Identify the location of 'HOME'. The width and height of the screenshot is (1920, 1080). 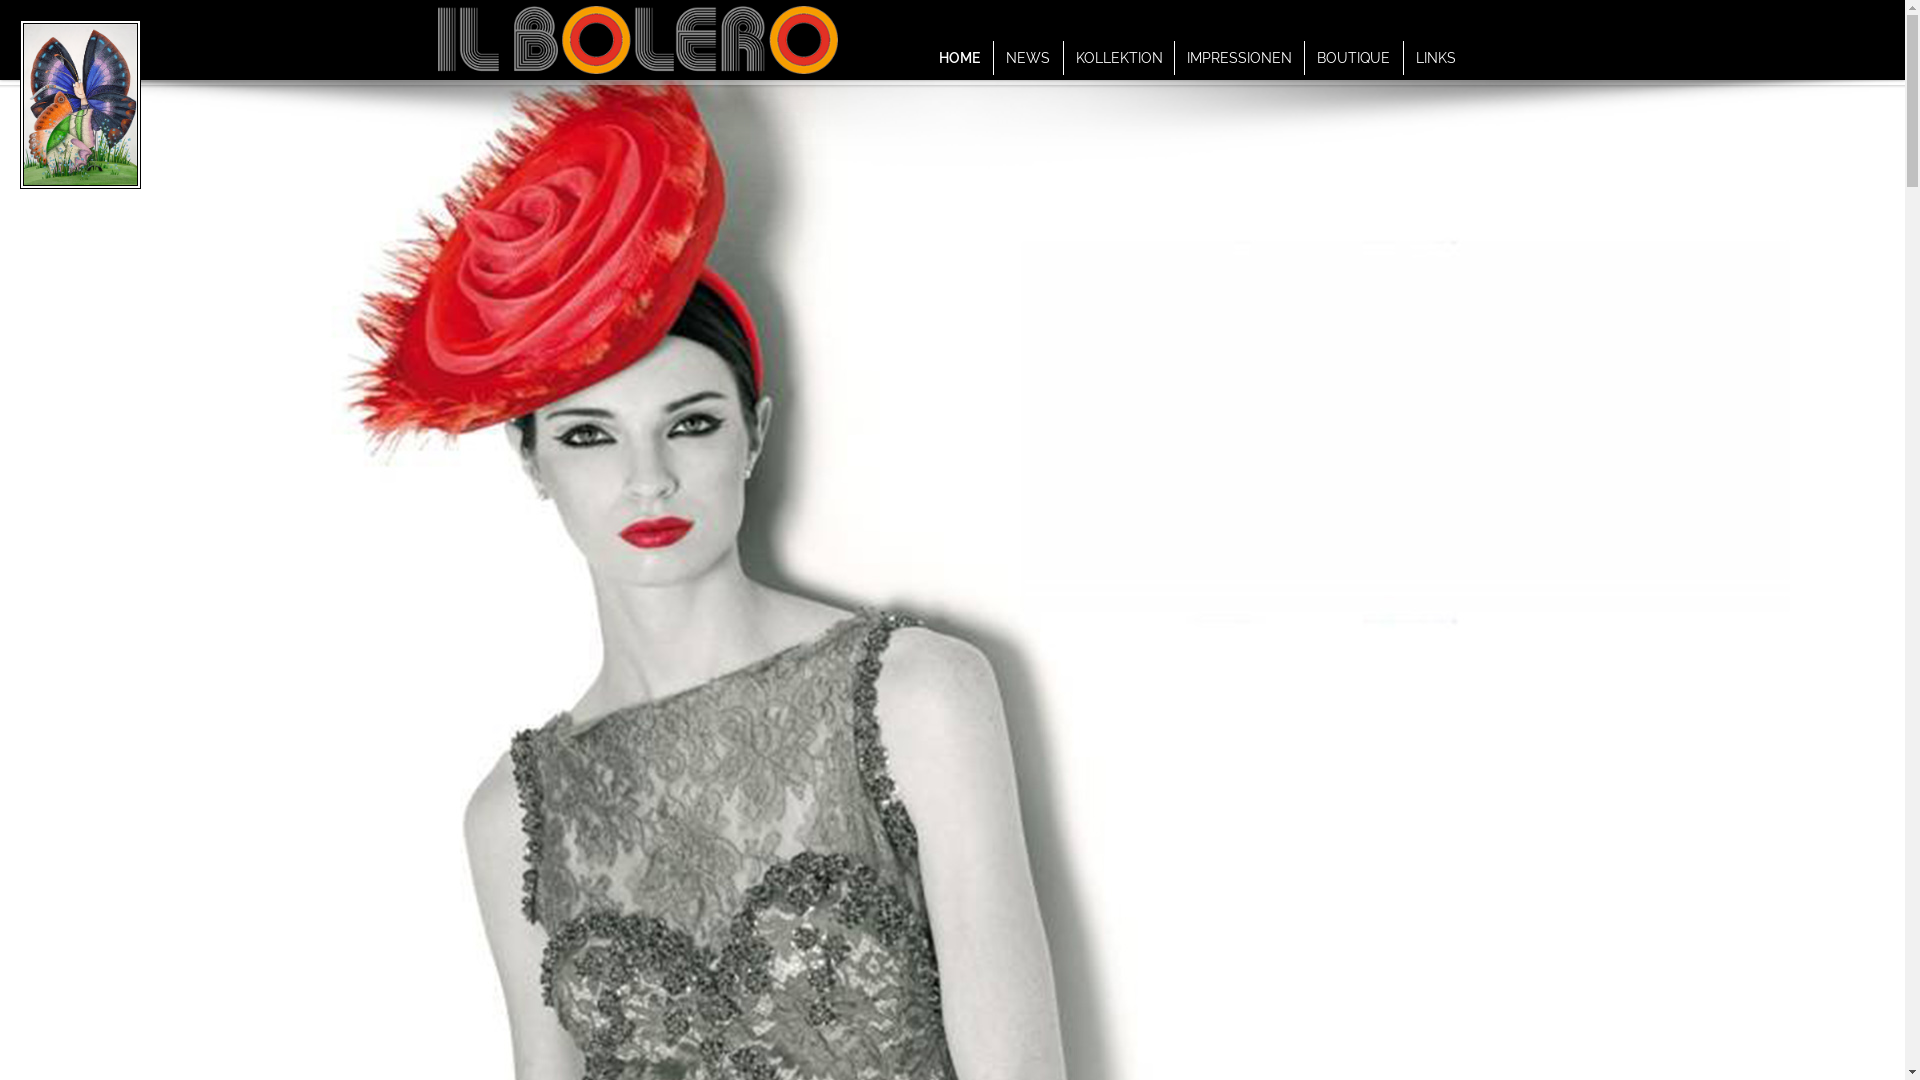
(958, 56).